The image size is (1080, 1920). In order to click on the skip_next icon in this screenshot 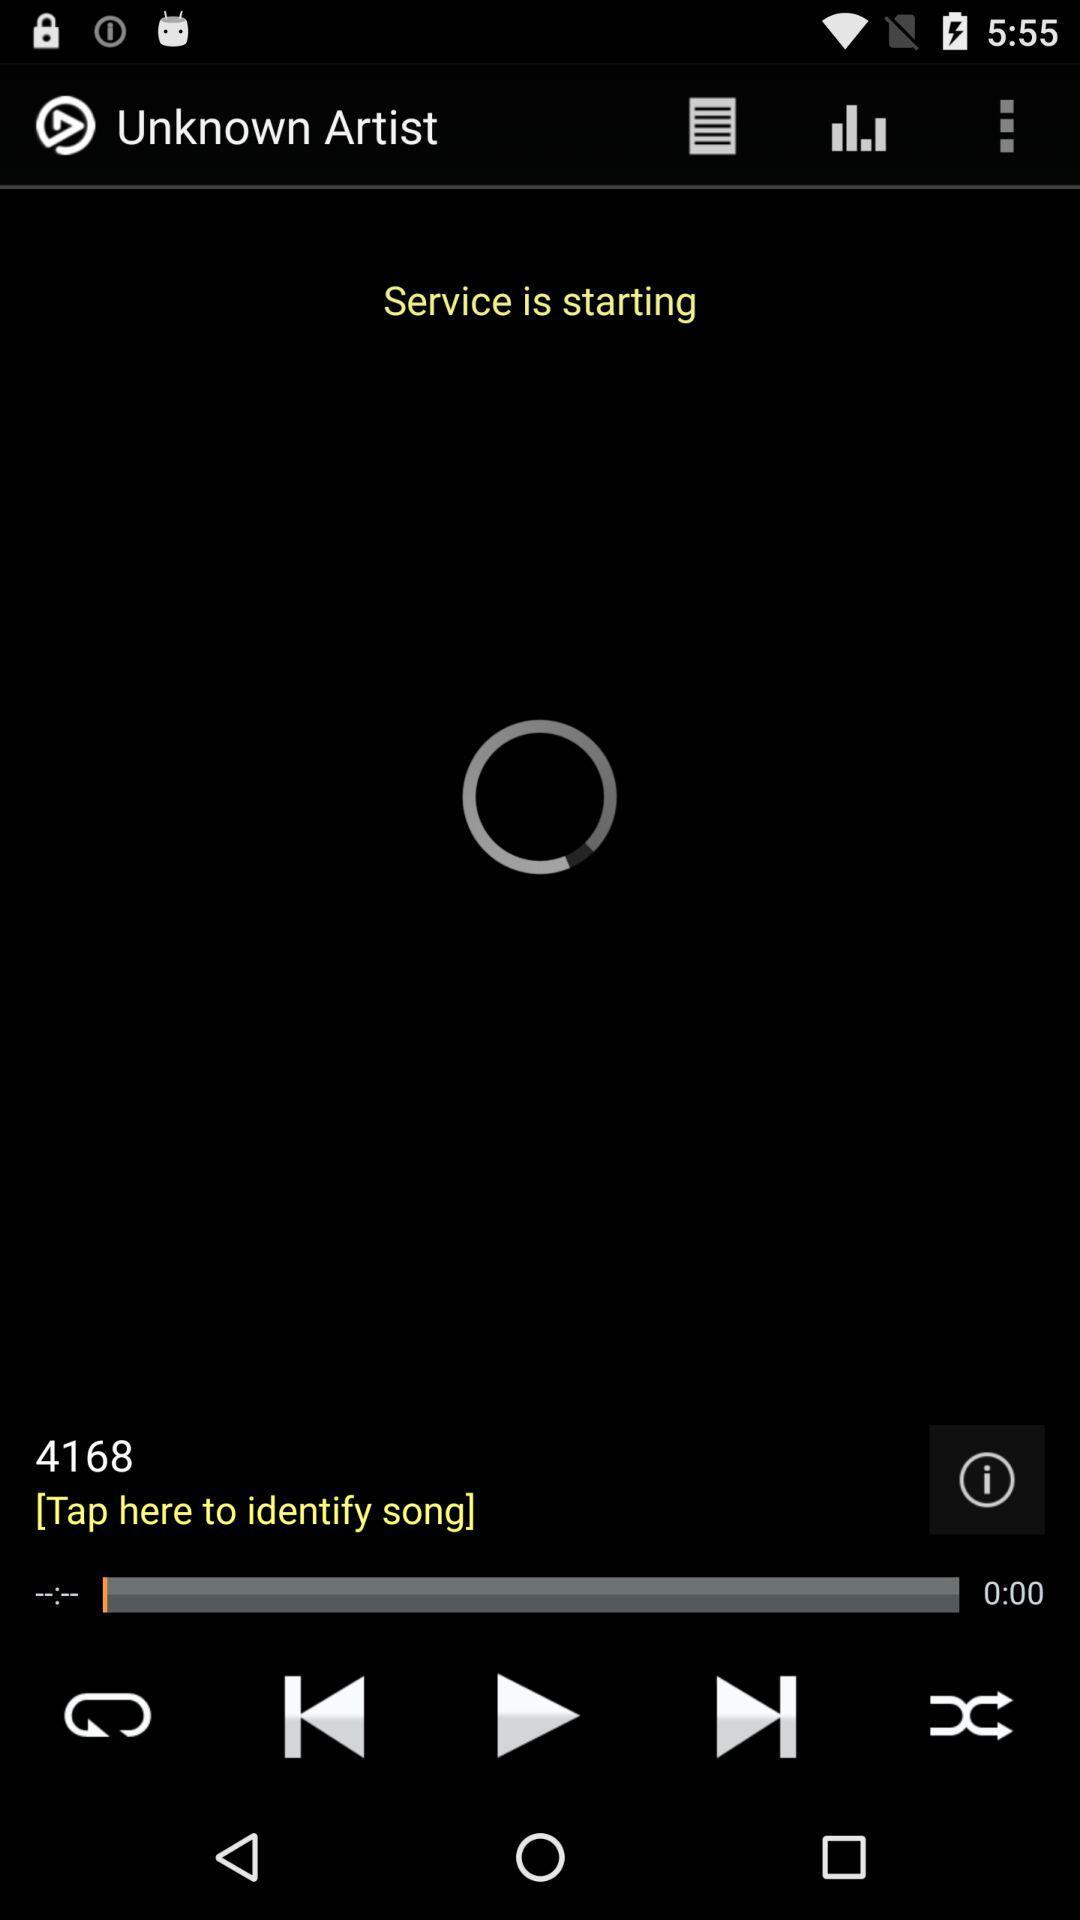, I will do `click(756, 1835)`.